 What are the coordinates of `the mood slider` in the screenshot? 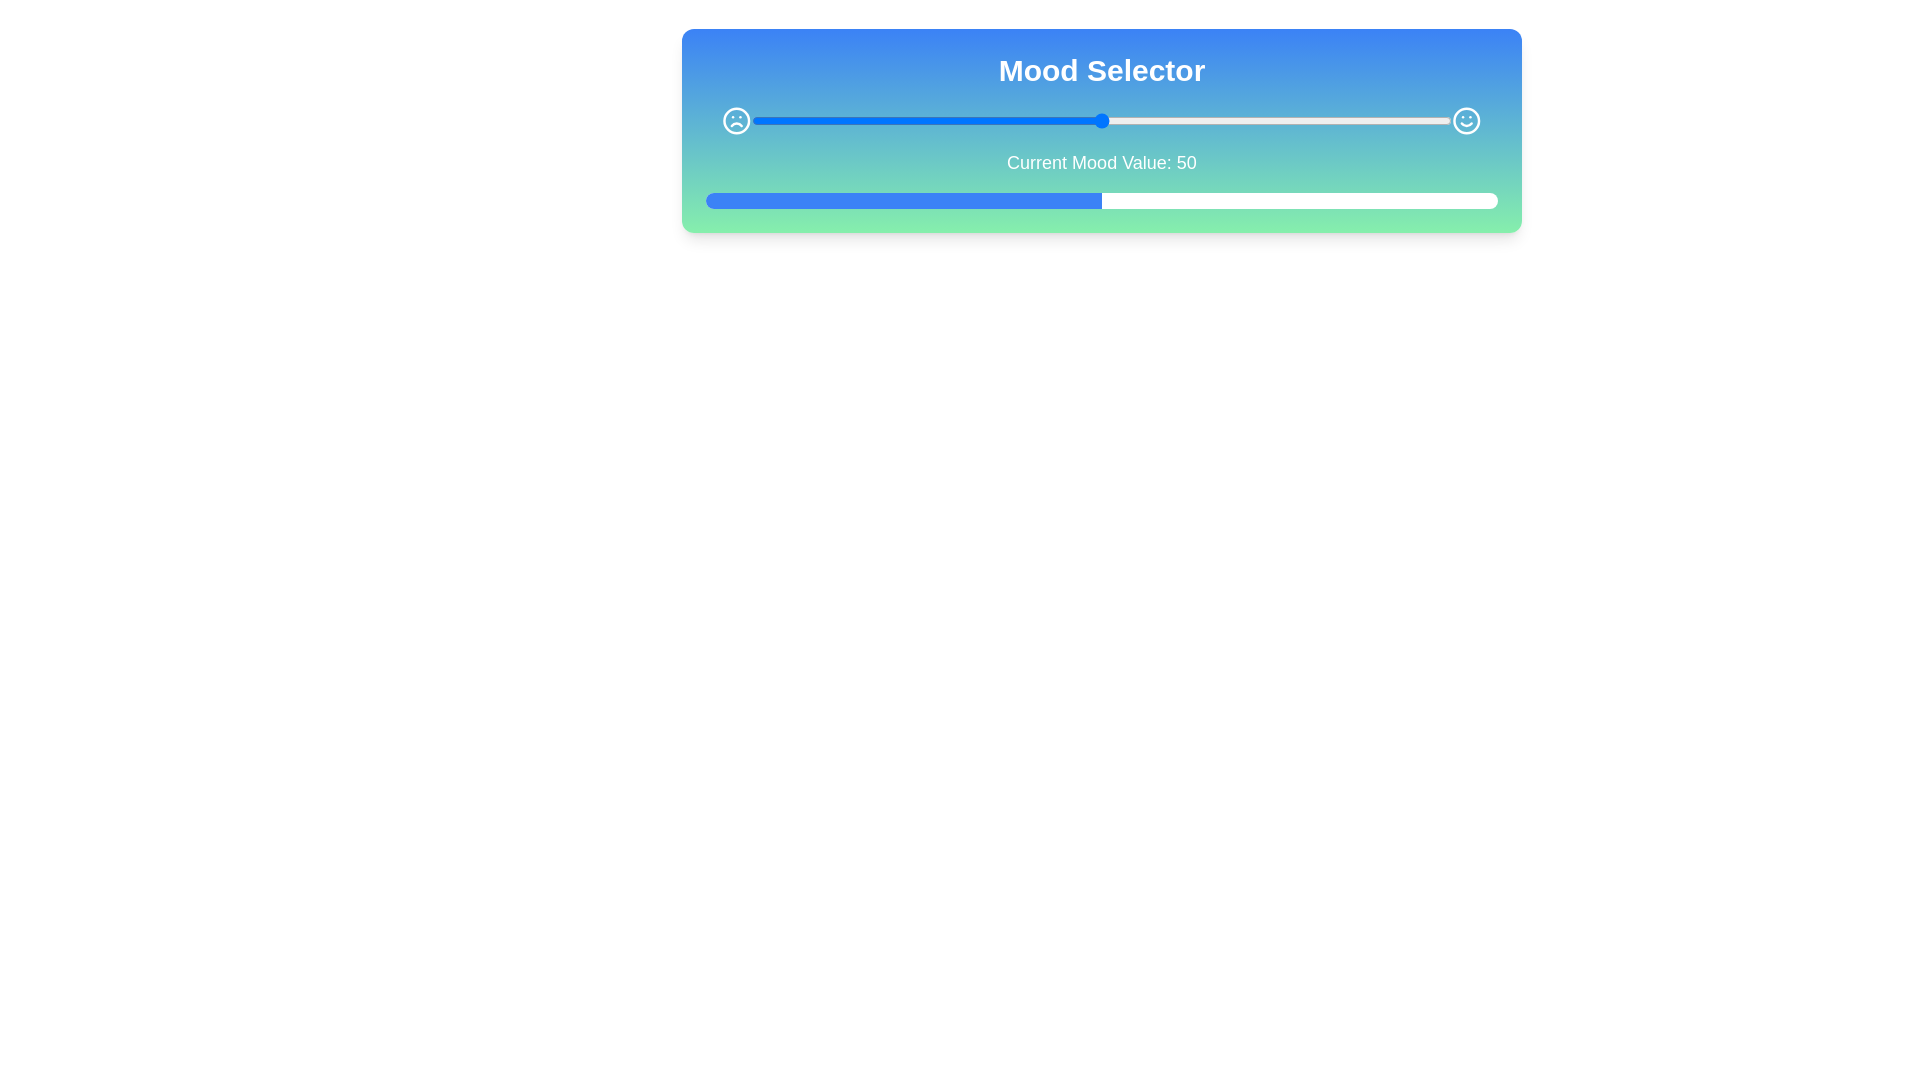 It's located at (897, 120).